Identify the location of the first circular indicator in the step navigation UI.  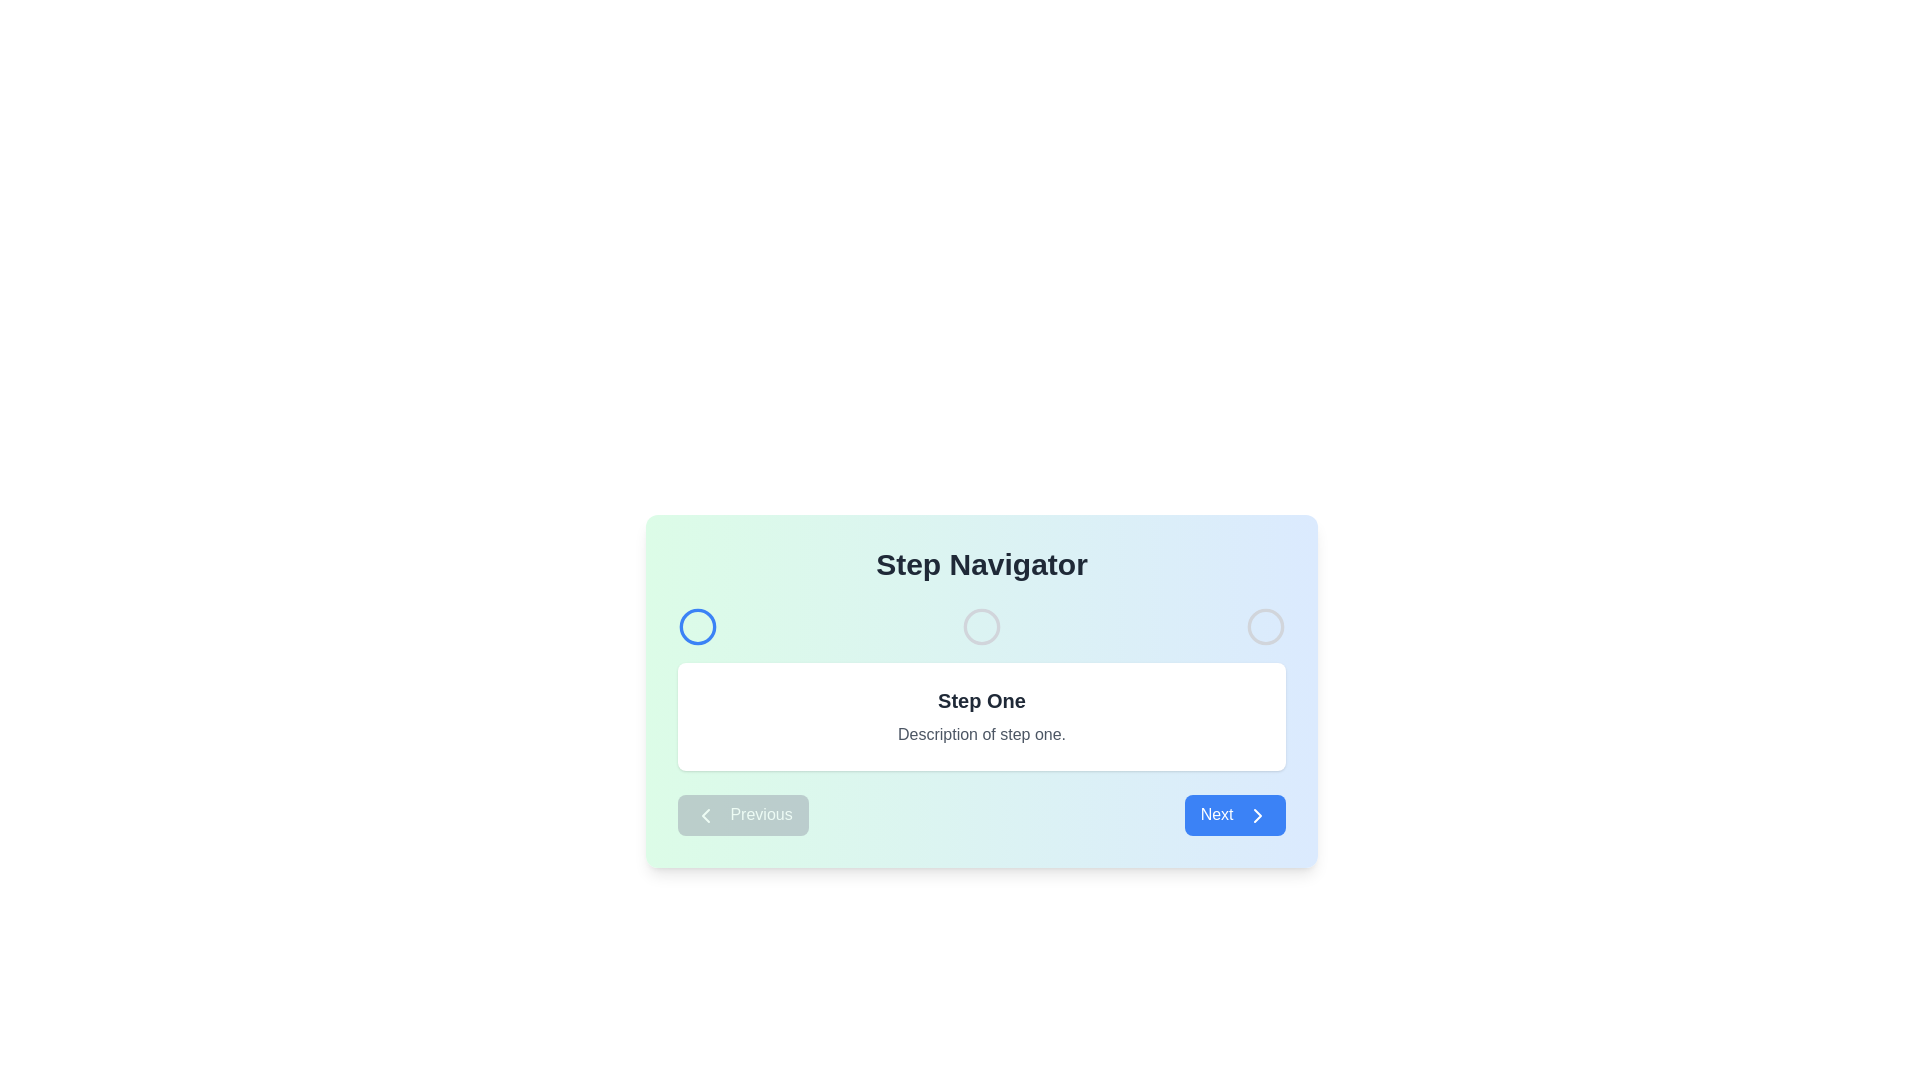
(697, 626).